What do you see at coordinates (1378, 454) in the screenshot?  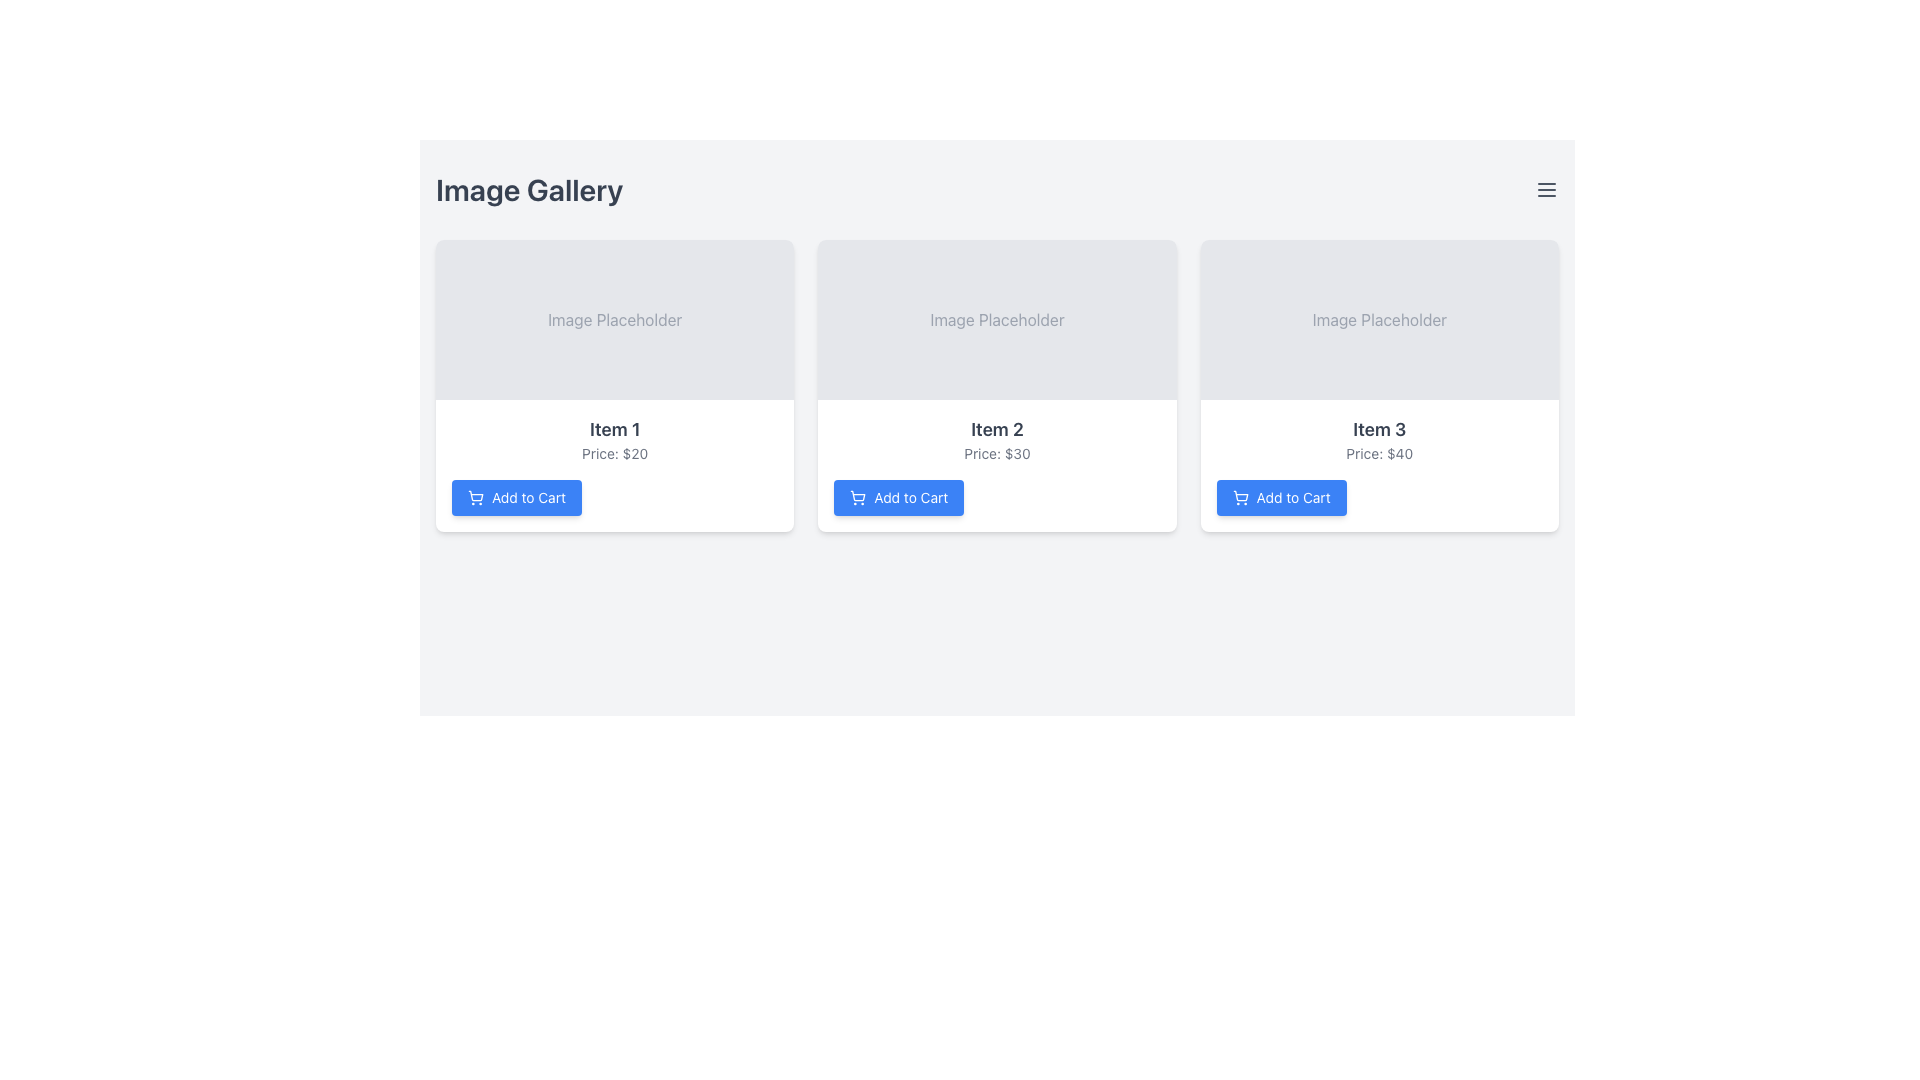 I see `the static text label displaying 'Price: $40', which is located below the 'Item 3' label in the third card of a horizontally aligned grid` at bounding box center [1378, 454].